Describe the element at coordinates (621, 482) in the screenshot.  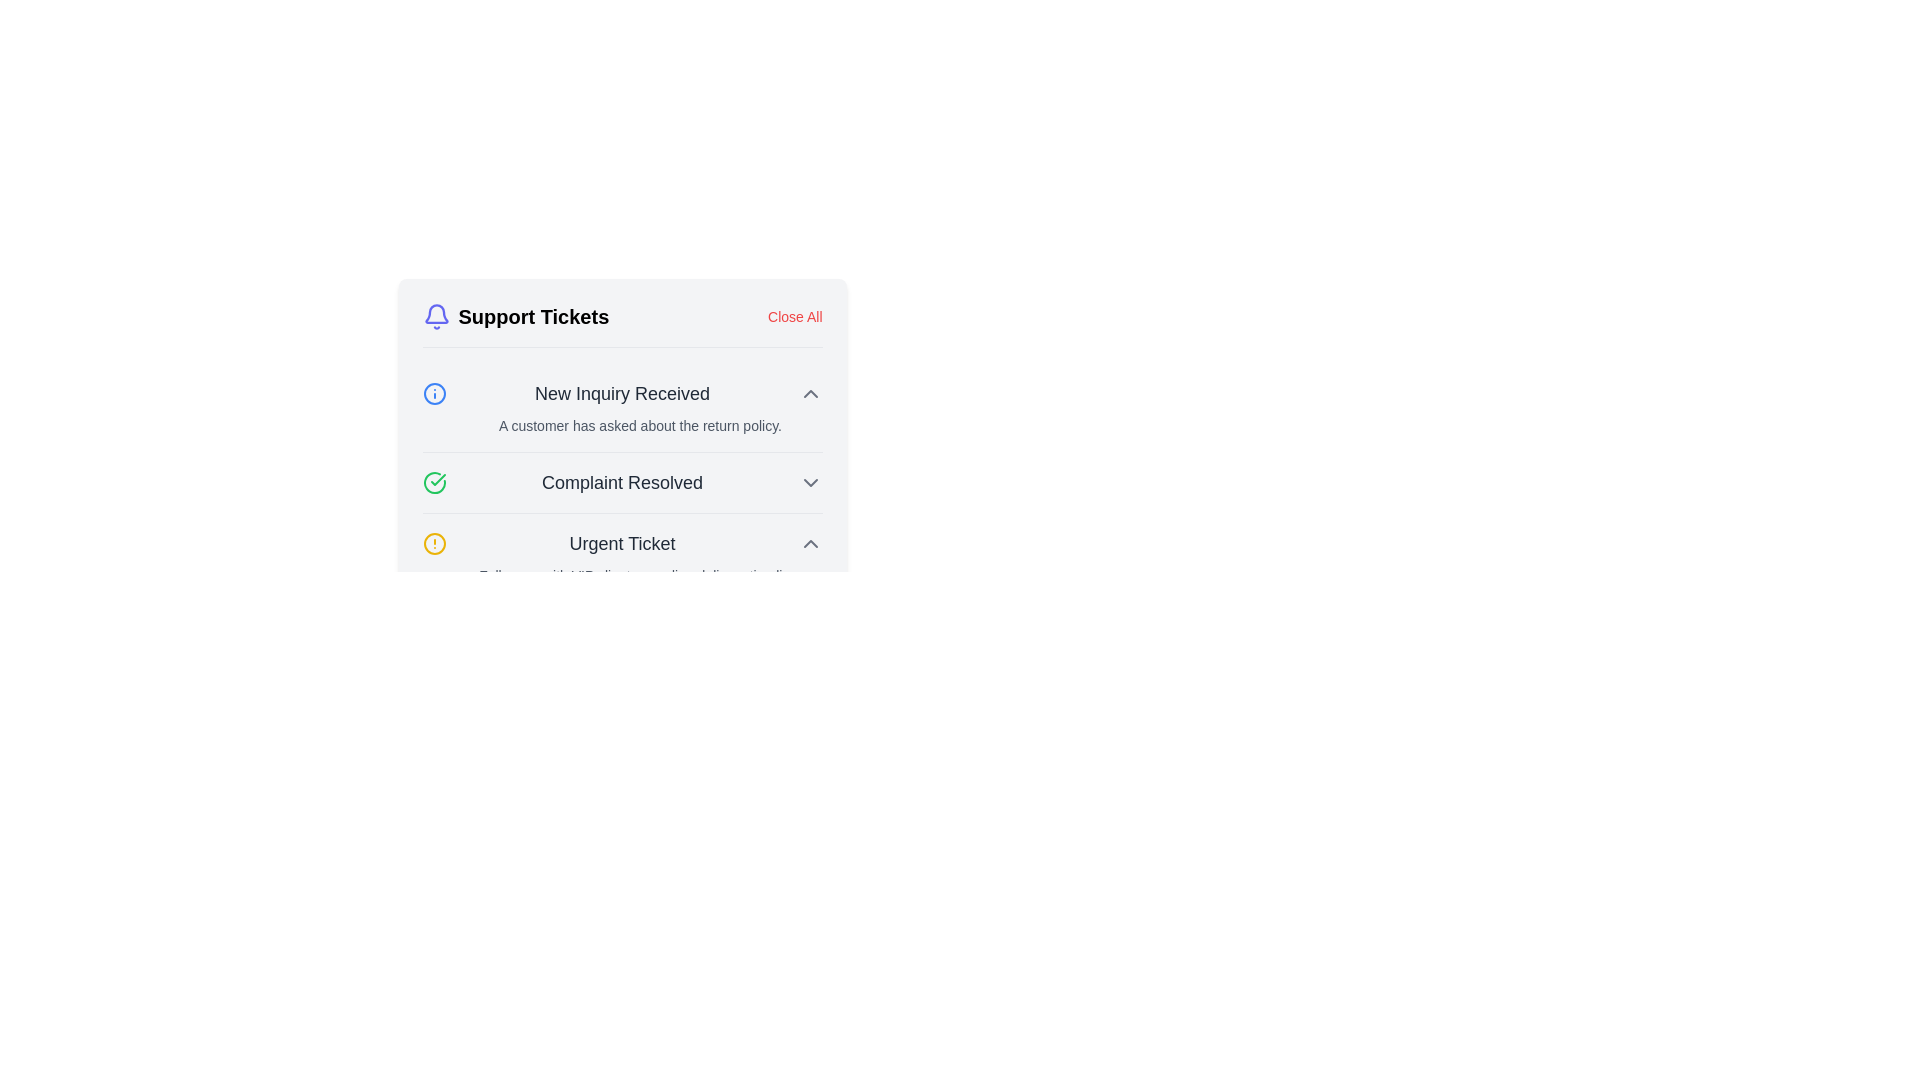
I see `the non-interactive text label indicating a resolved complaint within the Support Tickets menu, which is the second entry in the list` at that location.